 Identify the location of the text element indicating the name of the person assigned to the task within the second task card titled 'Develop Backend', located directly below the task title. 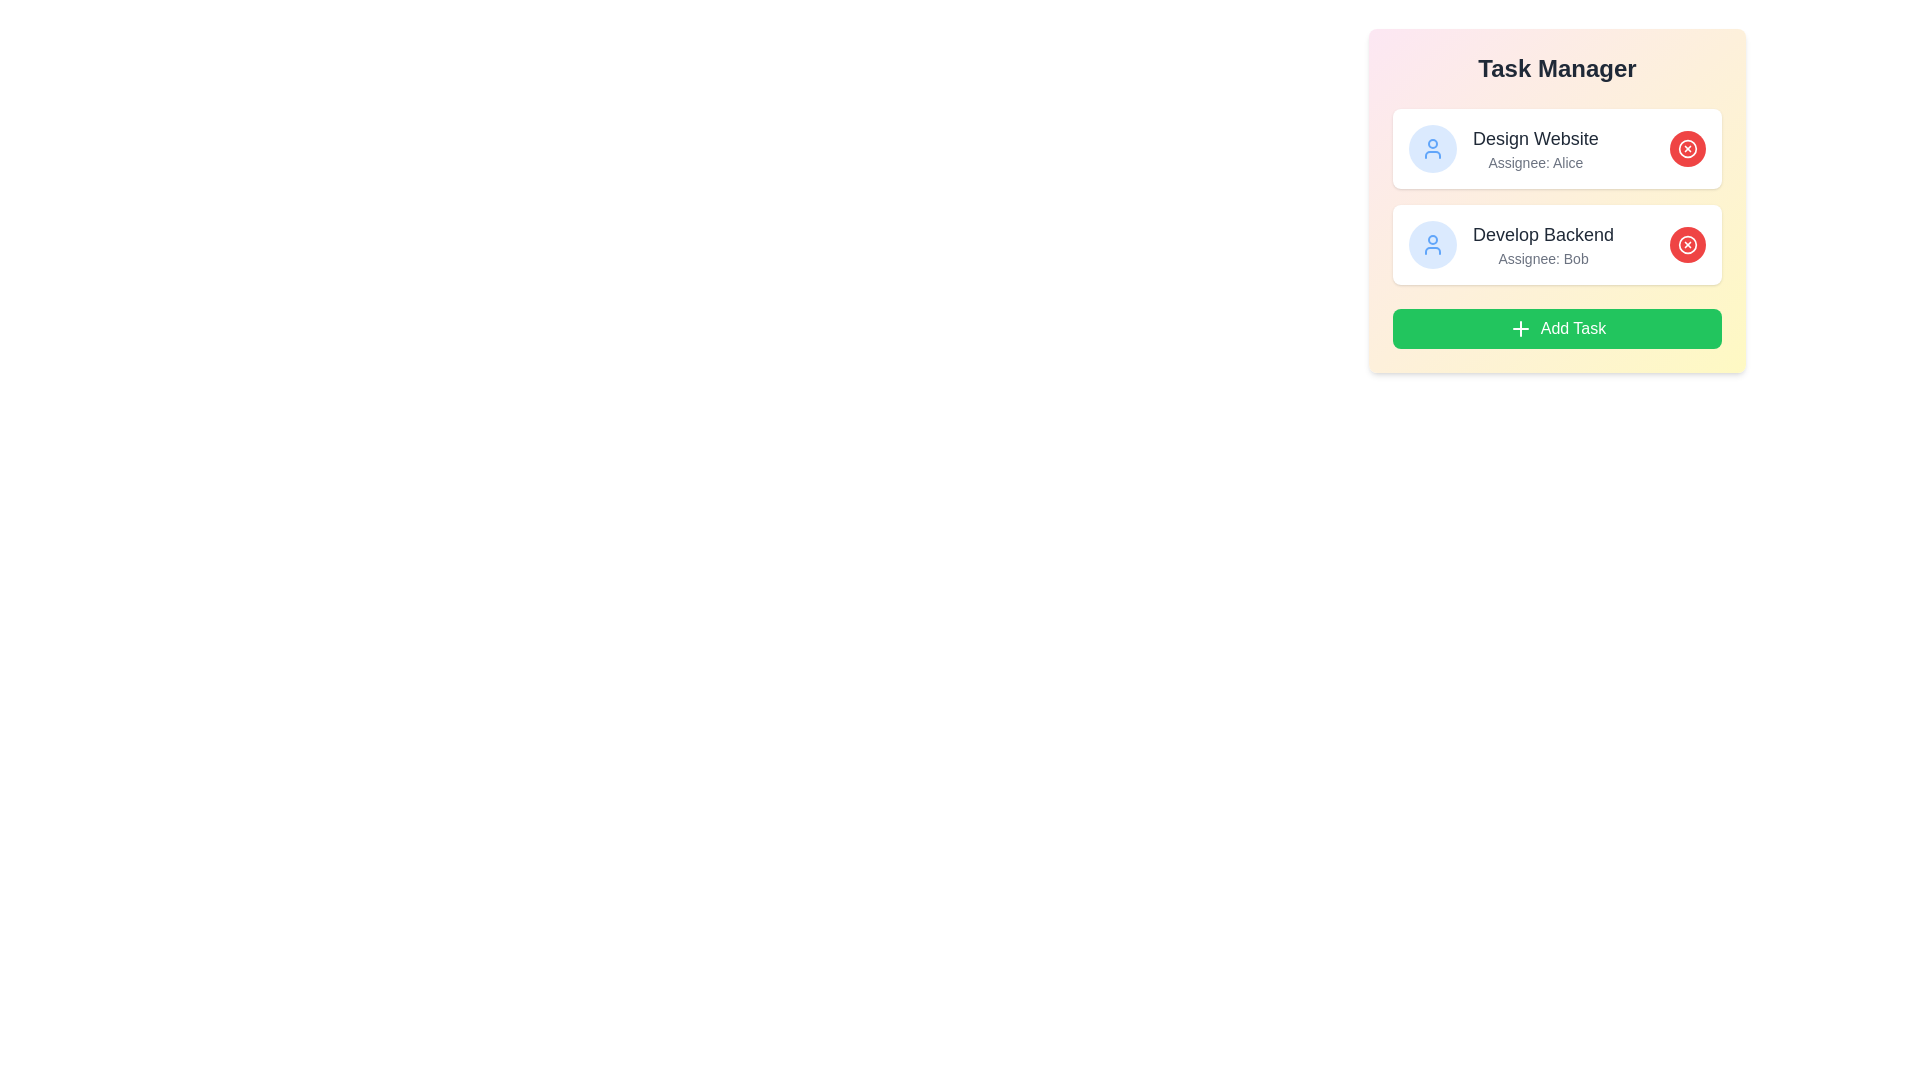
(1542, 257).